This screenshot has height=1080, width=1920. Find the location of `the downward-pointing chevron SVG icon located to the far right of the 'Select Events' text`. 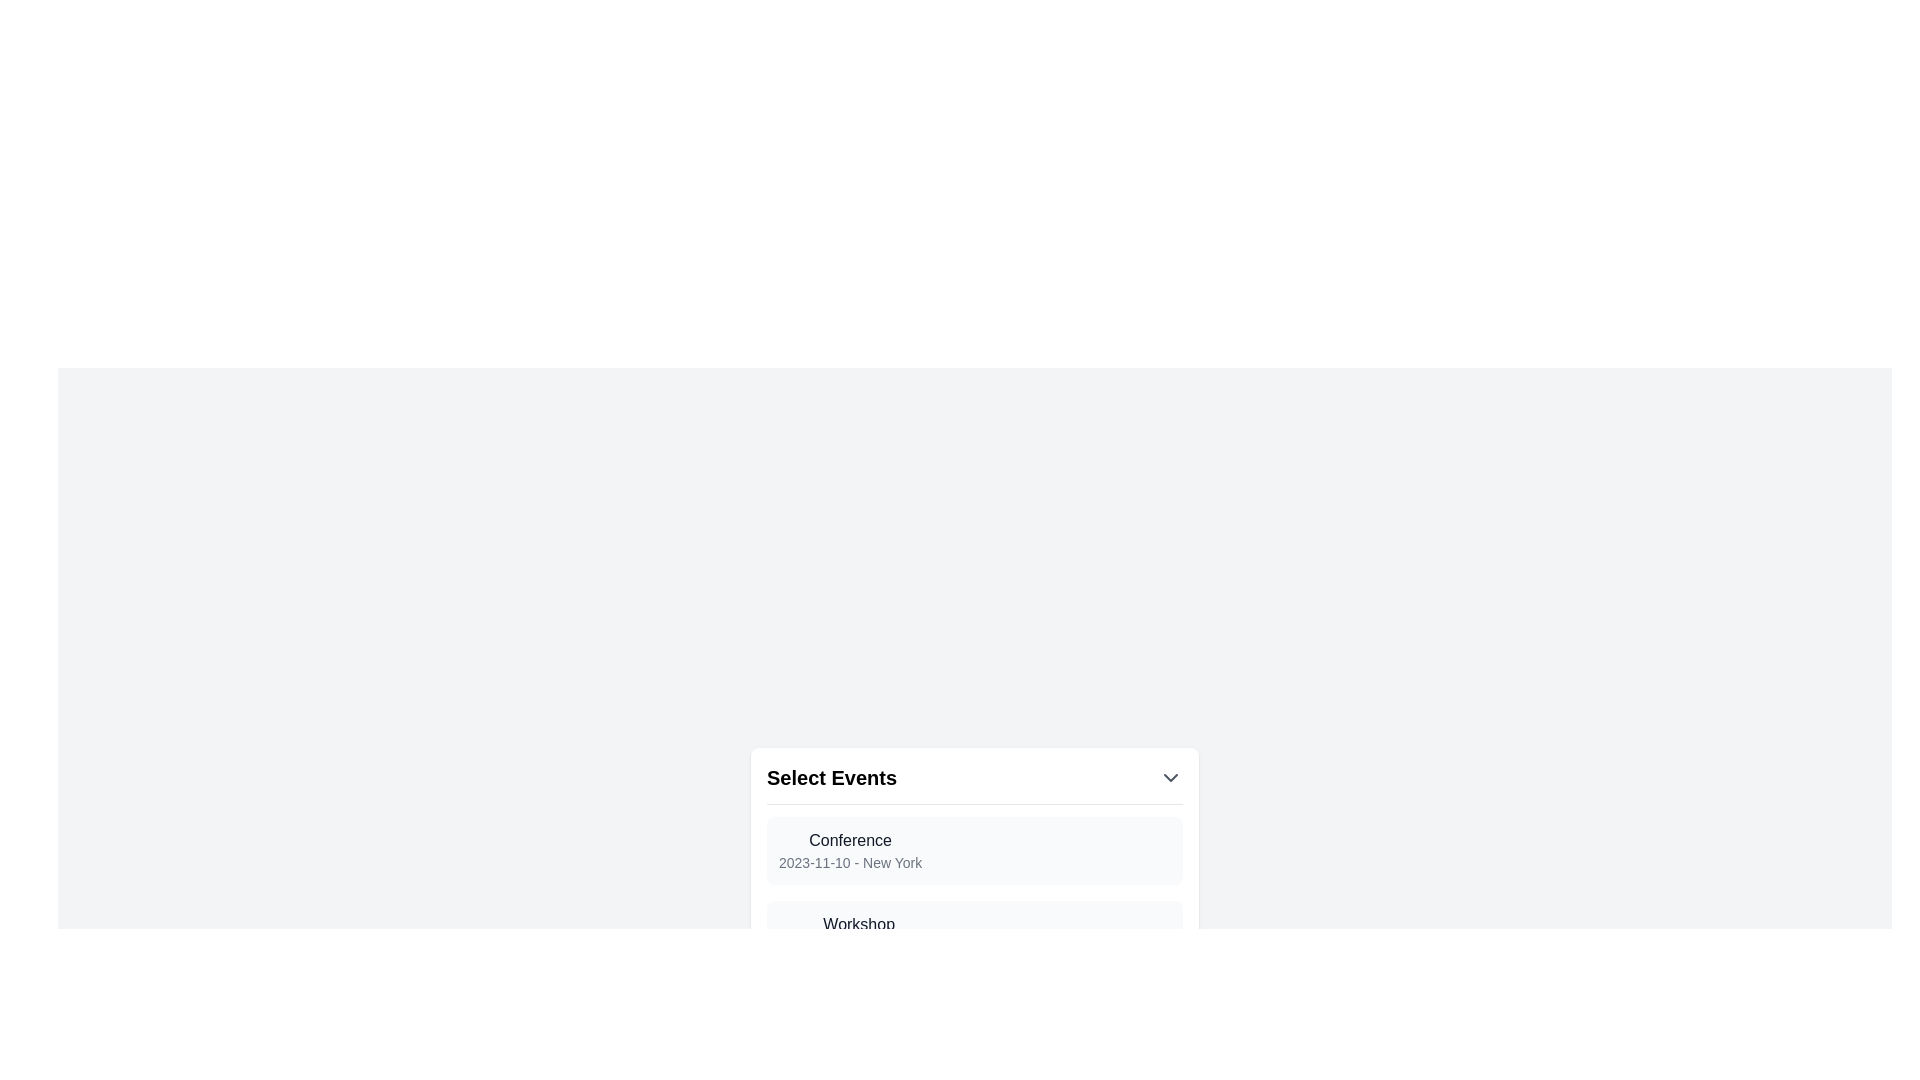

the downward-pointing chevron SVG icon located to the far right of the 'Select Events' text is located at coordinates (1171, 776).